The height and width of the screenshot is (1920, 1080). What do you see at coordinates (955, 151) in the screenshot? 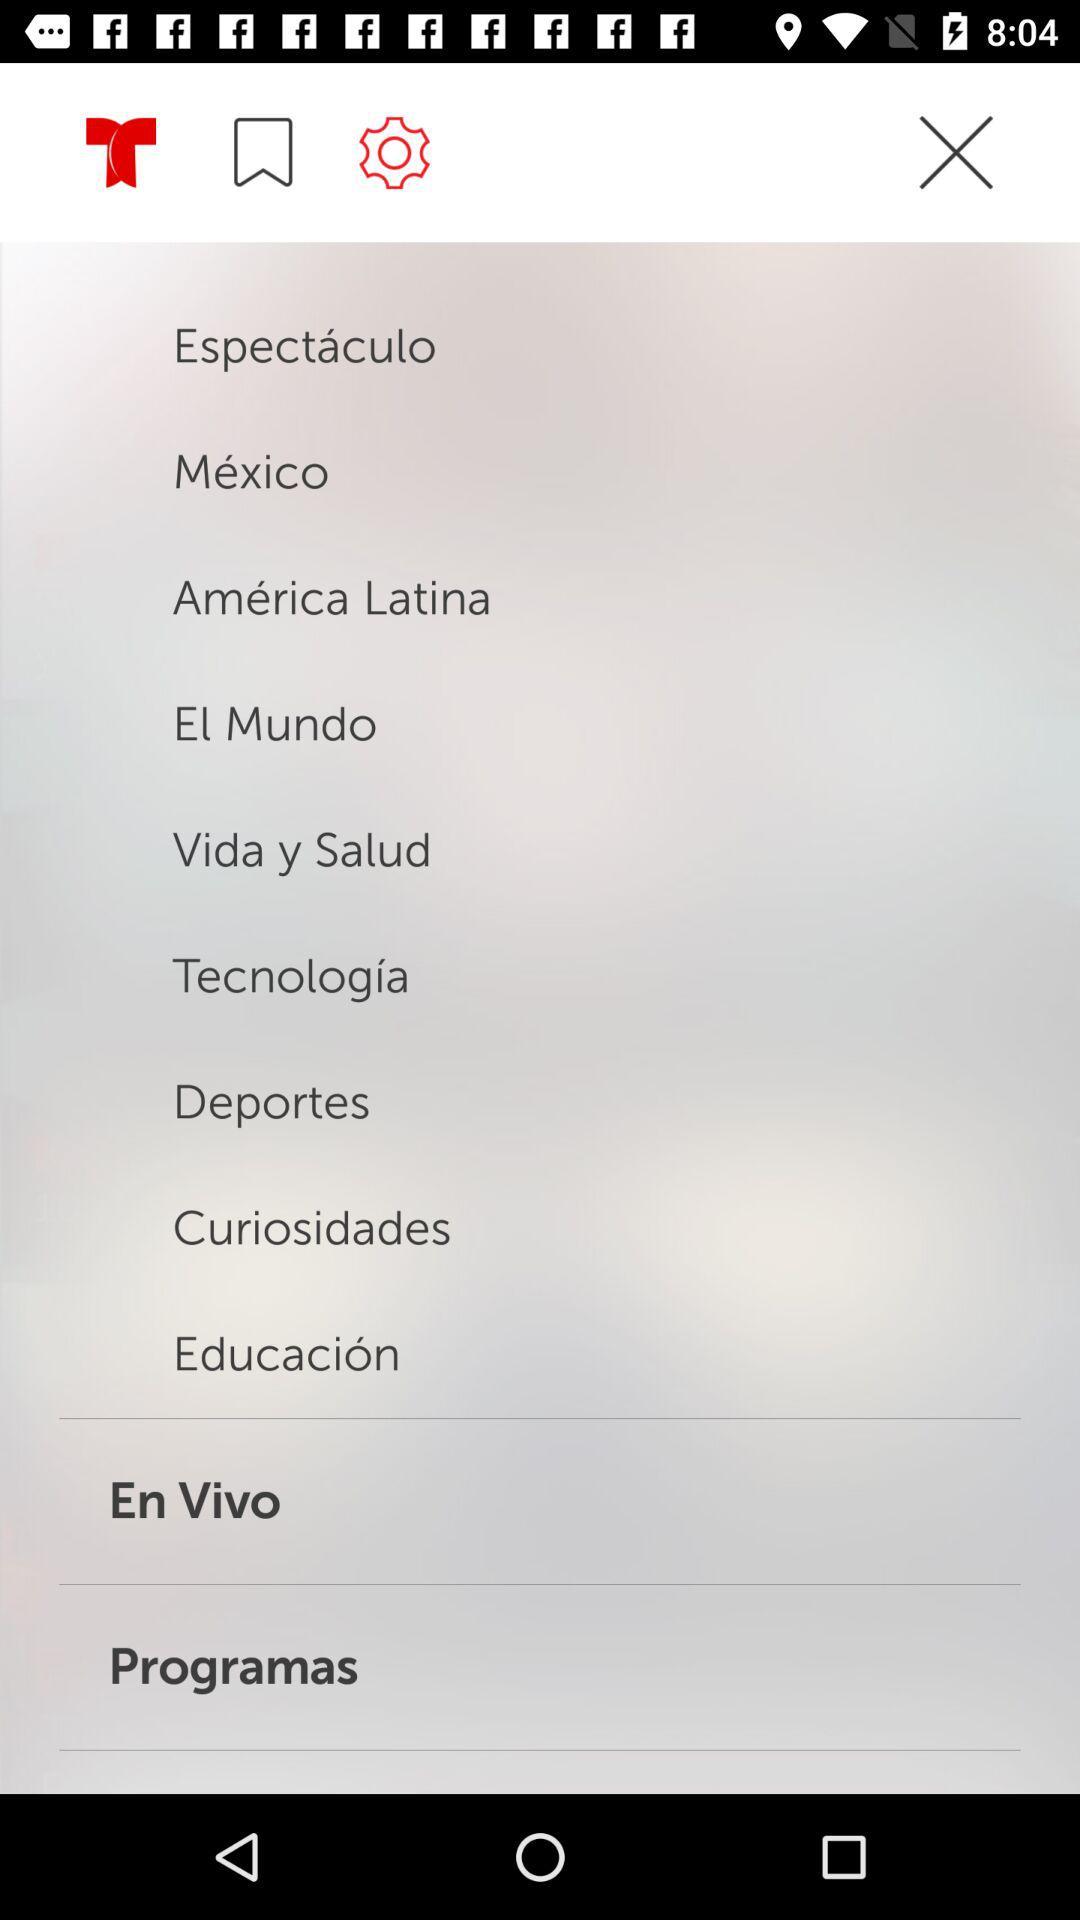
I see `x button which is on the top right corner of the page` at bounding box center [955, 151].